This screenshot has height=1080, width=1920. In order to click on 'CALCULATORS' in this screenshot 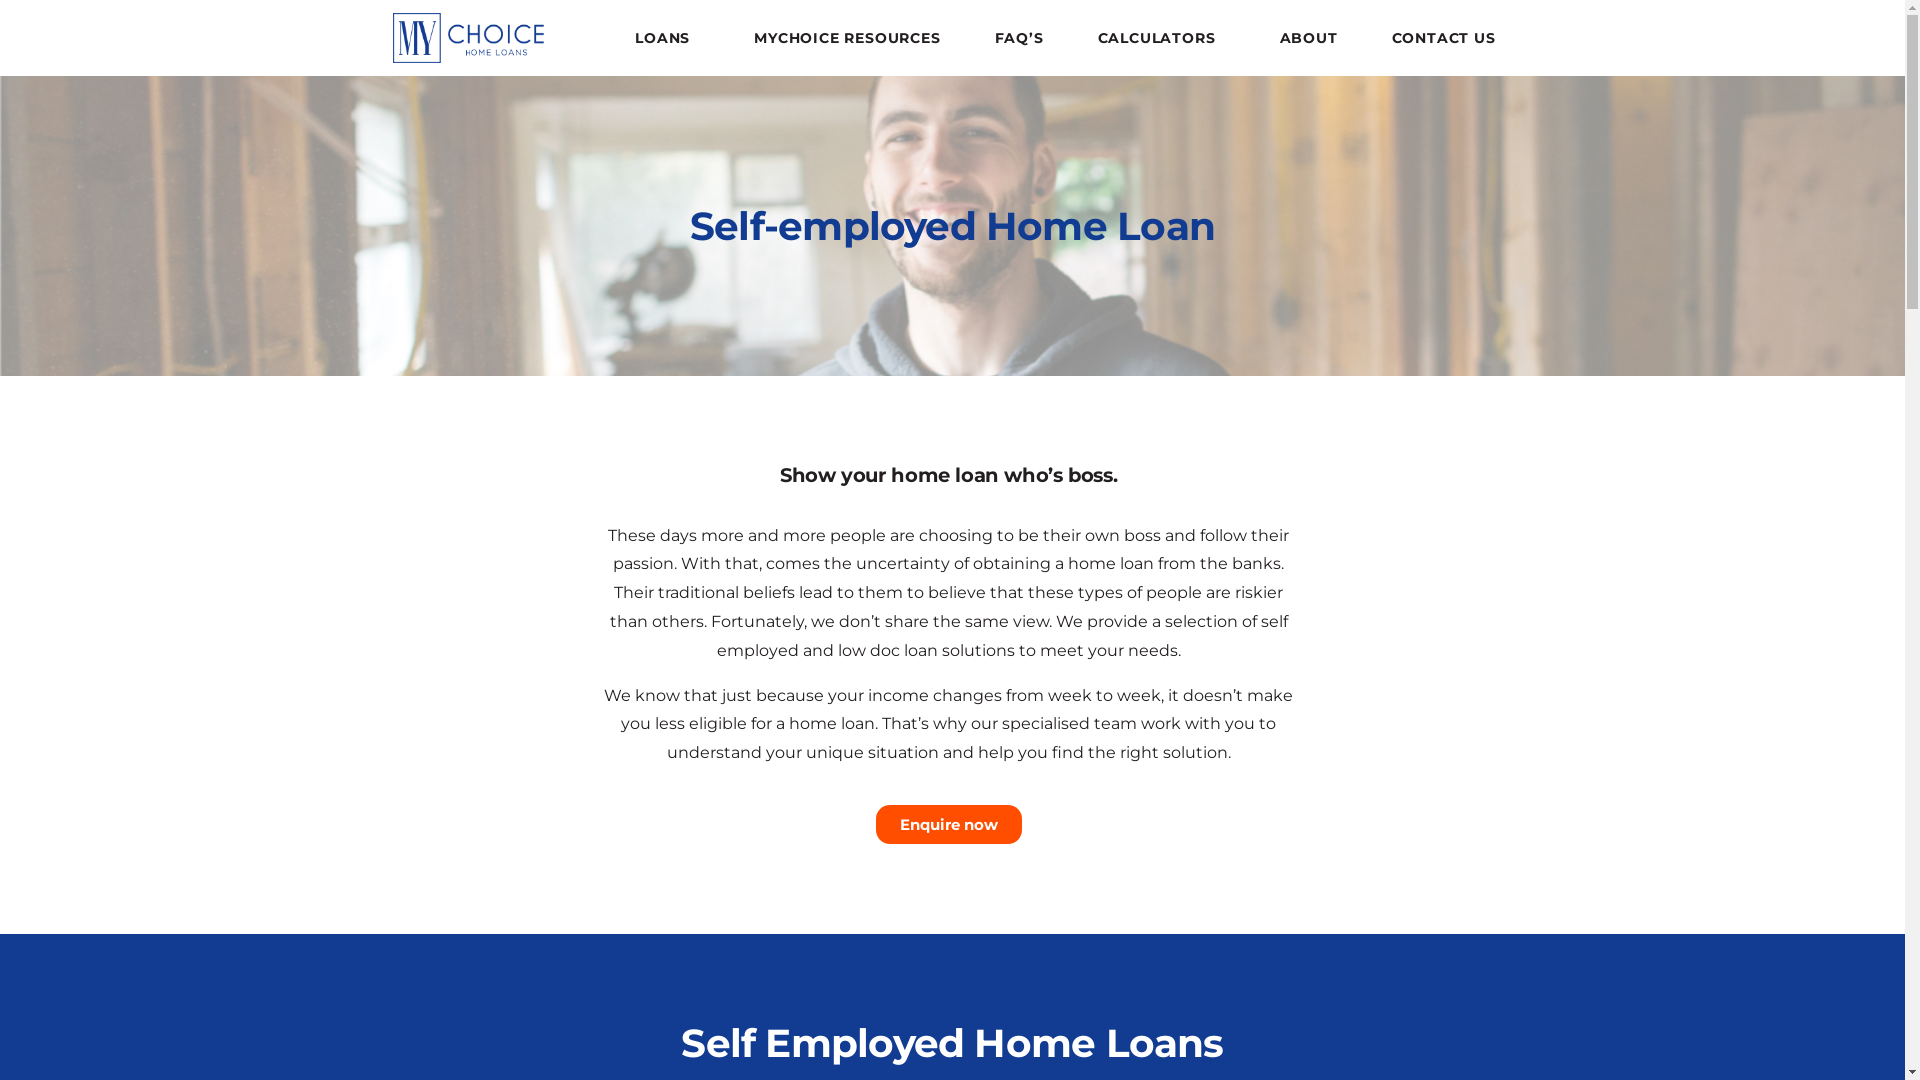, I will do `click(1161, 38)`.